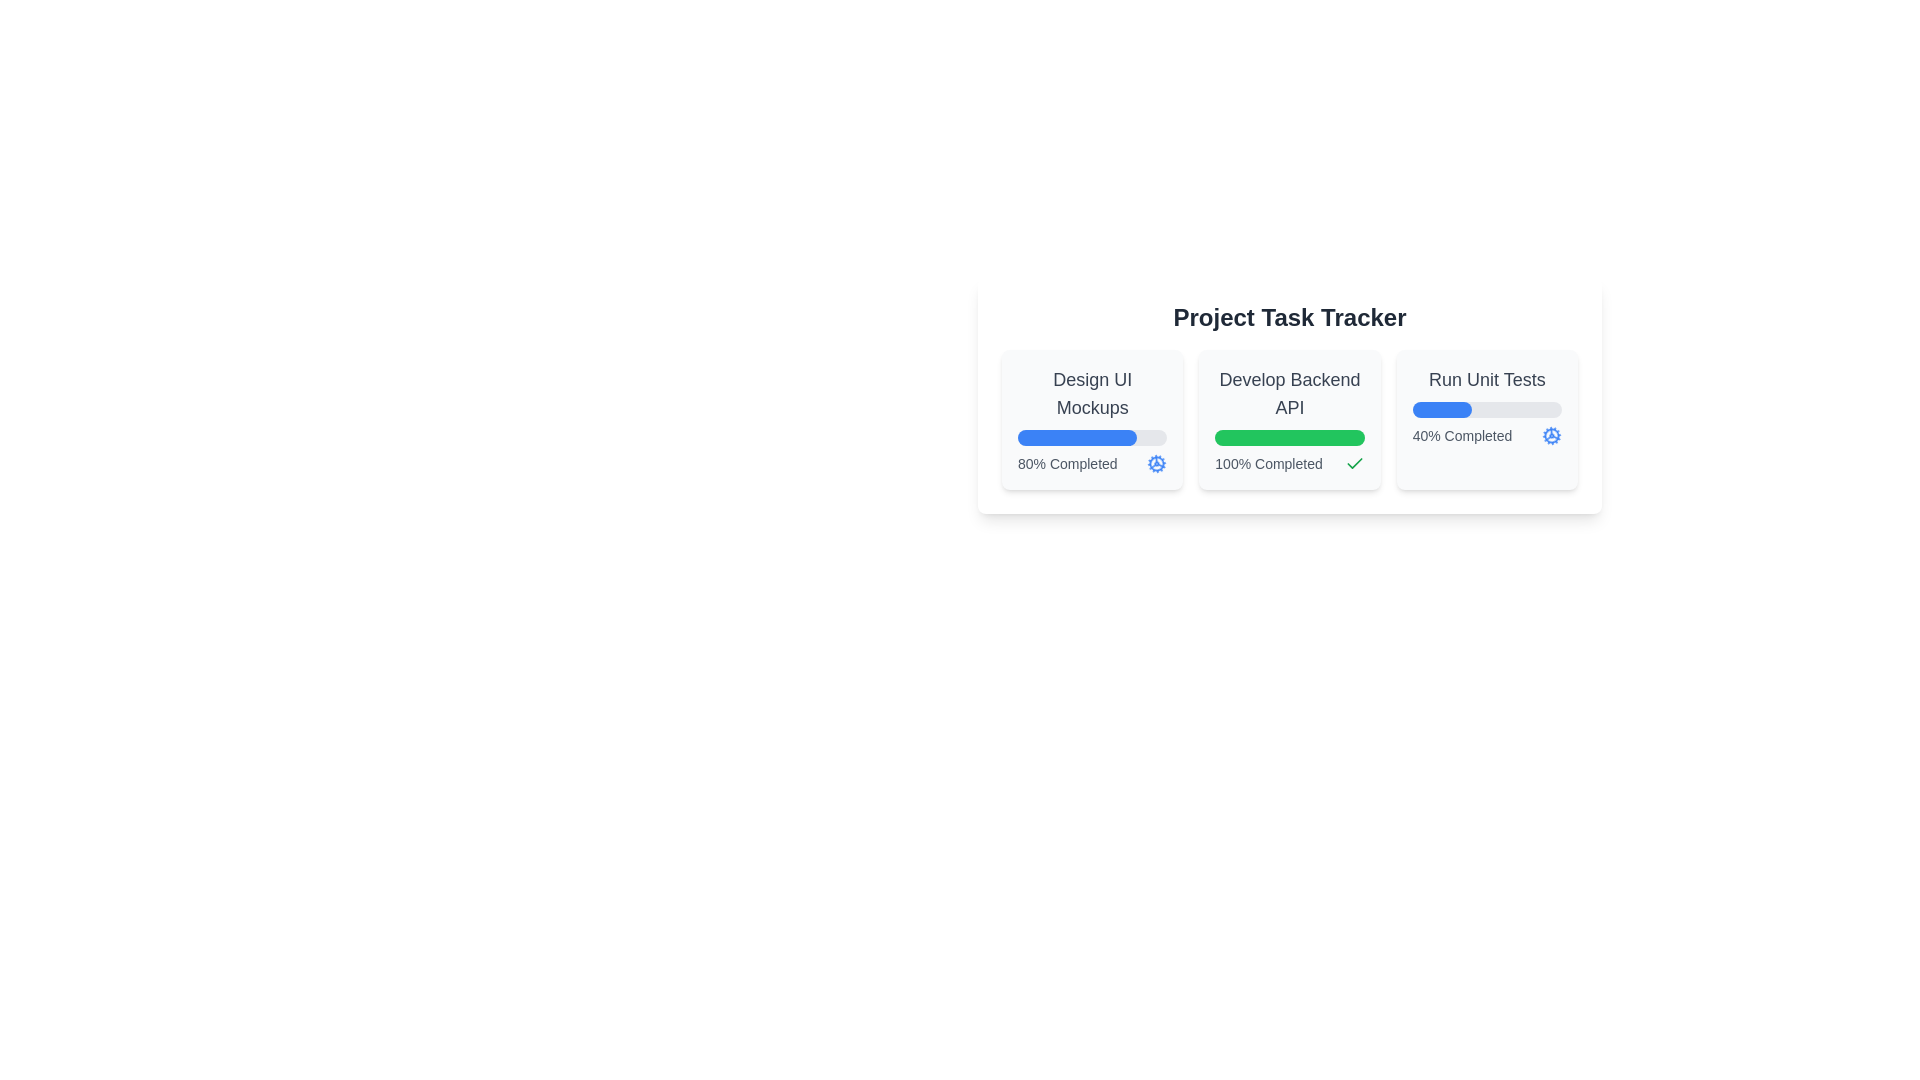 Image resolution: width=1920 pixels, height=1080 pixels. What do you see at coordinates (1289, 419) in the screenshot?
I see `the Task progress indicator for 'Develop Backend API', which shows it has been fully completed, to interact with the surrounding visual elements` at bounding box center [1289, 419].